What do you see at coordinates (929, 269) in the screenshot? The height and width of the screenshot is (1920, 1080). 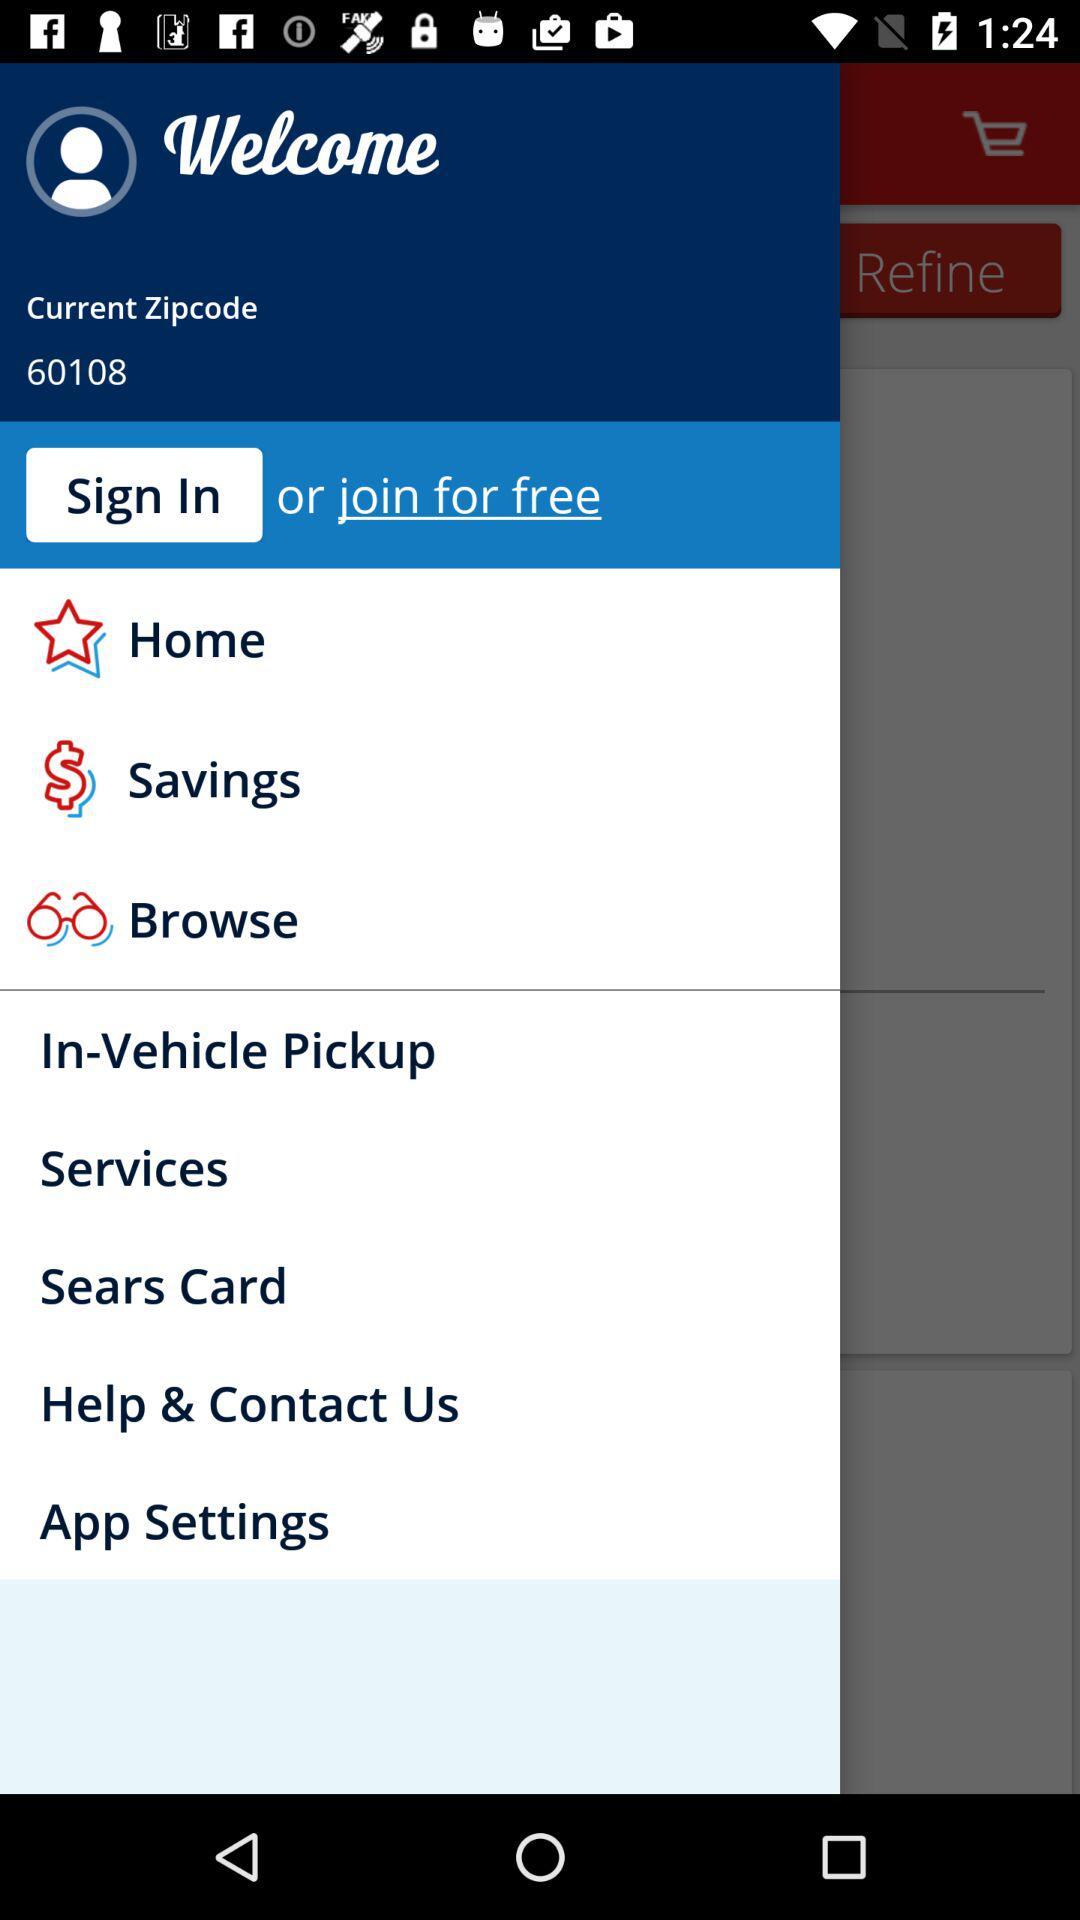 I see `the button at the right side of the page` at bounding box center [929, 269].